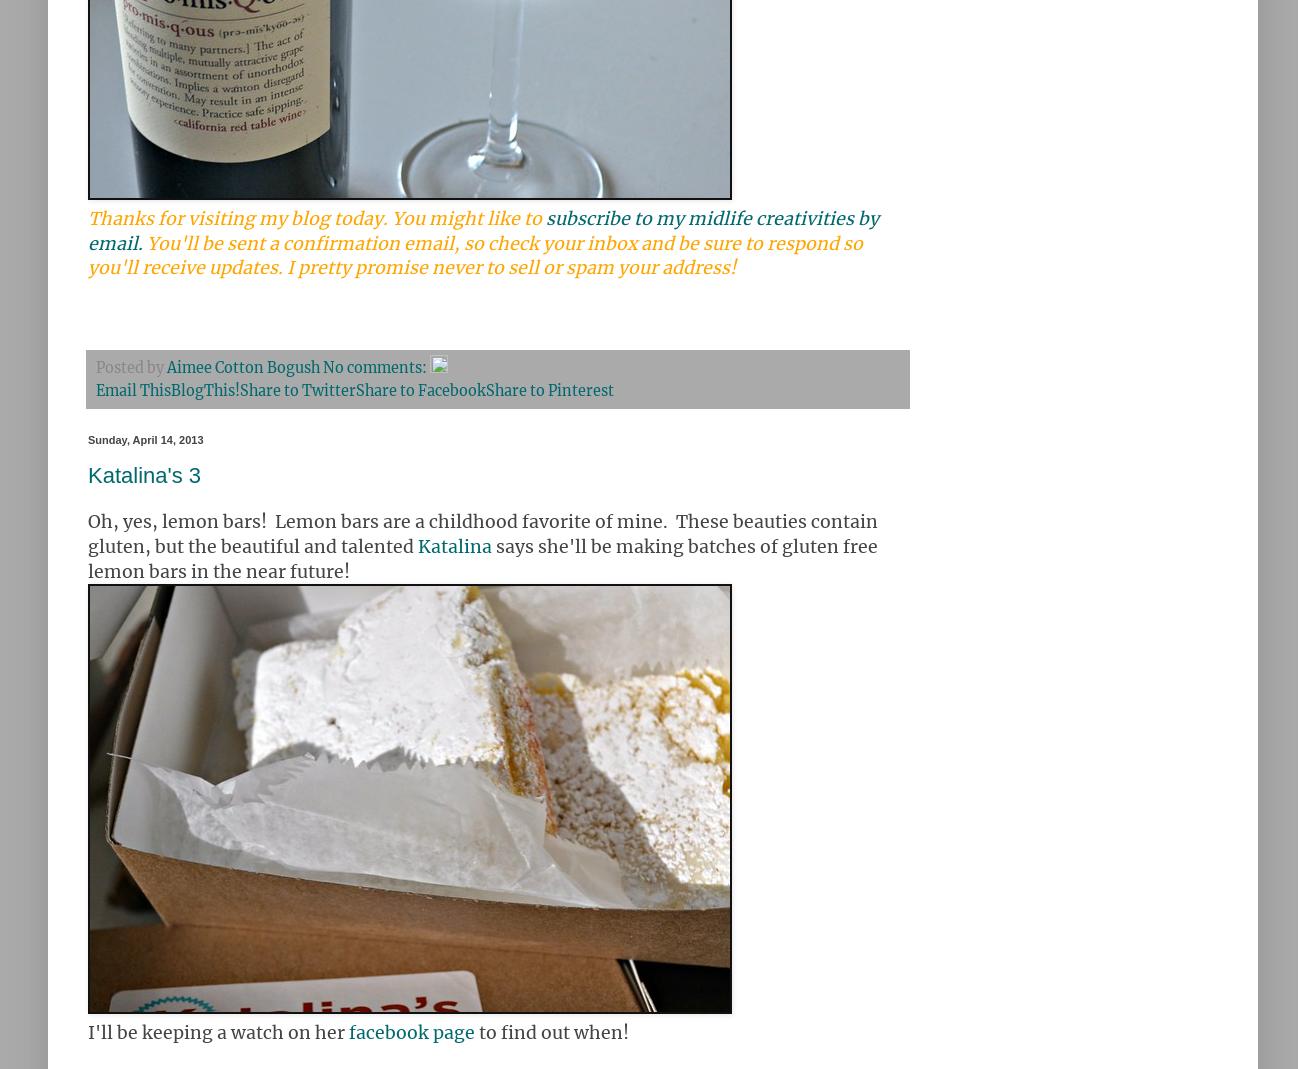 The image size is (1298, 1069). I want to click on 'No comments:', so click(376, 367).